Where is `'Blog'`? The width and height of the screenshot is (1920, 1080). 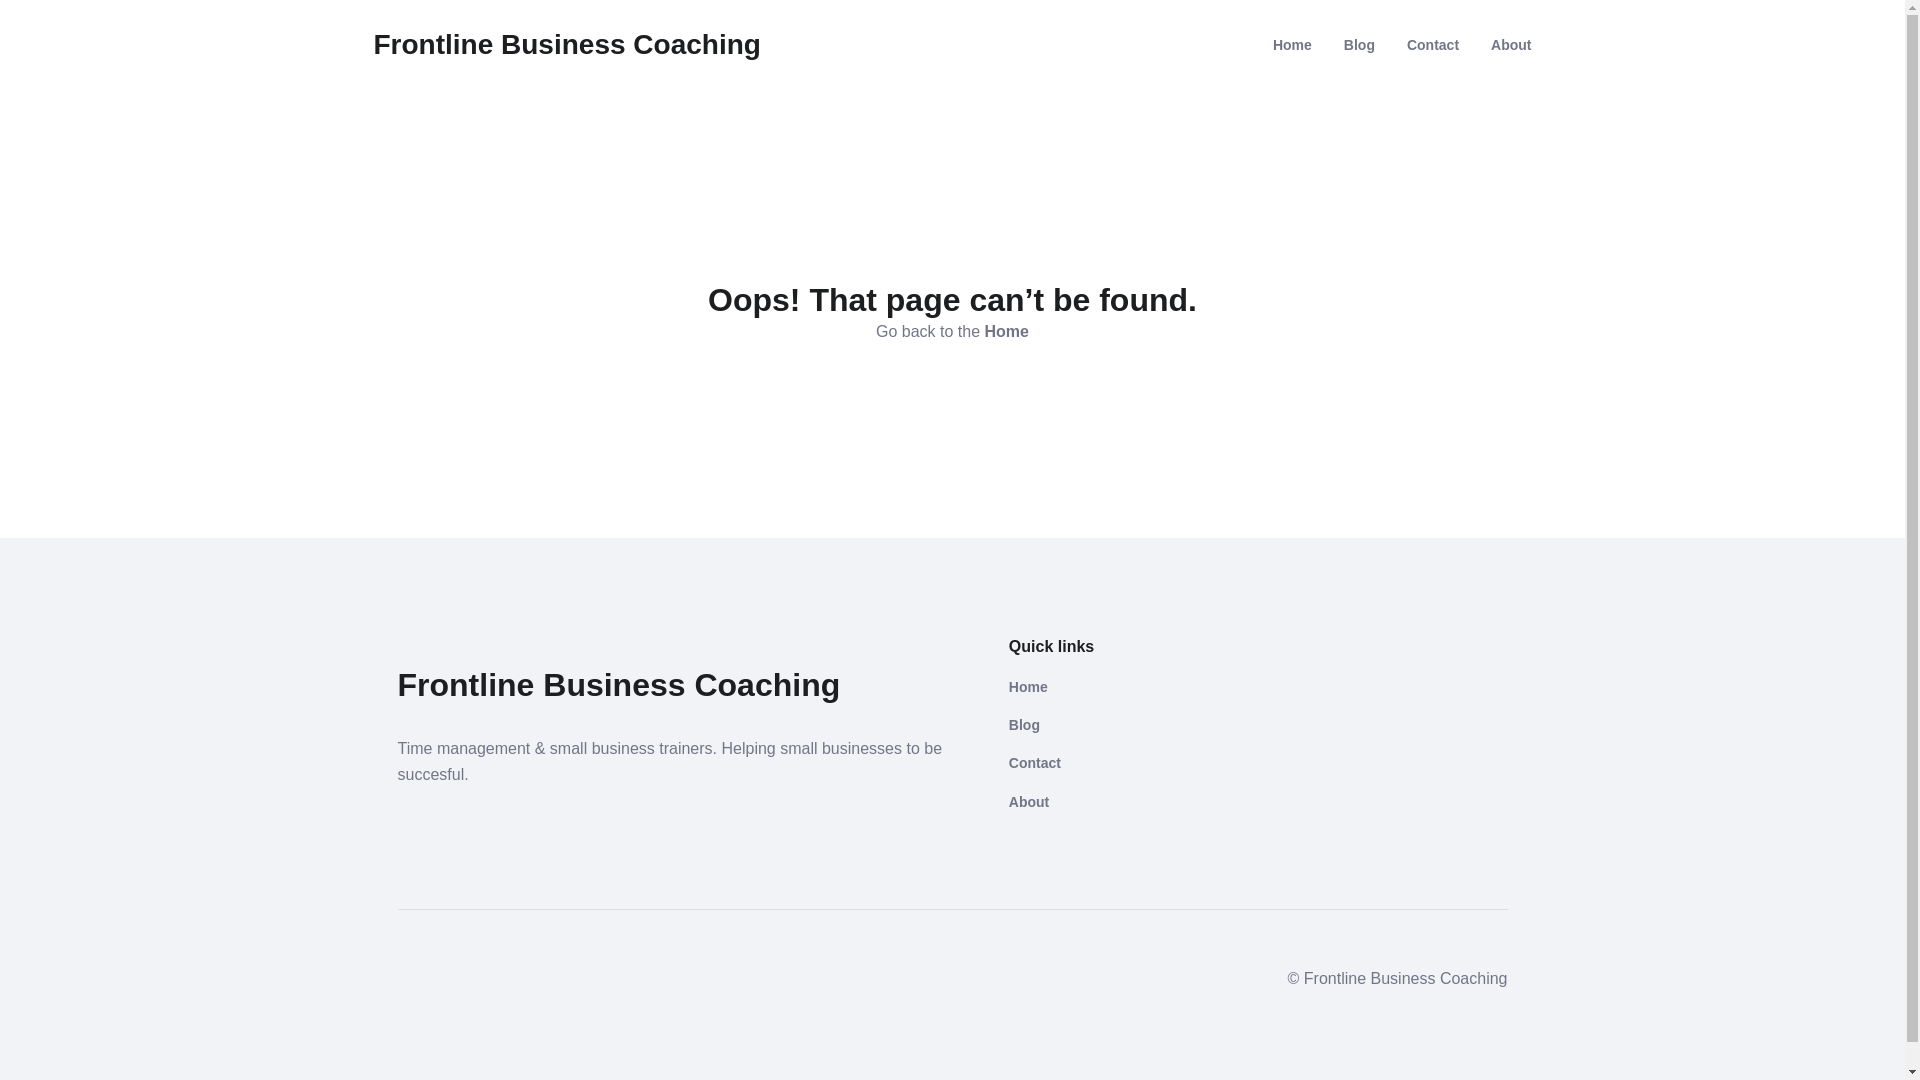 'Blog' is located at coordinates (1359, 45).